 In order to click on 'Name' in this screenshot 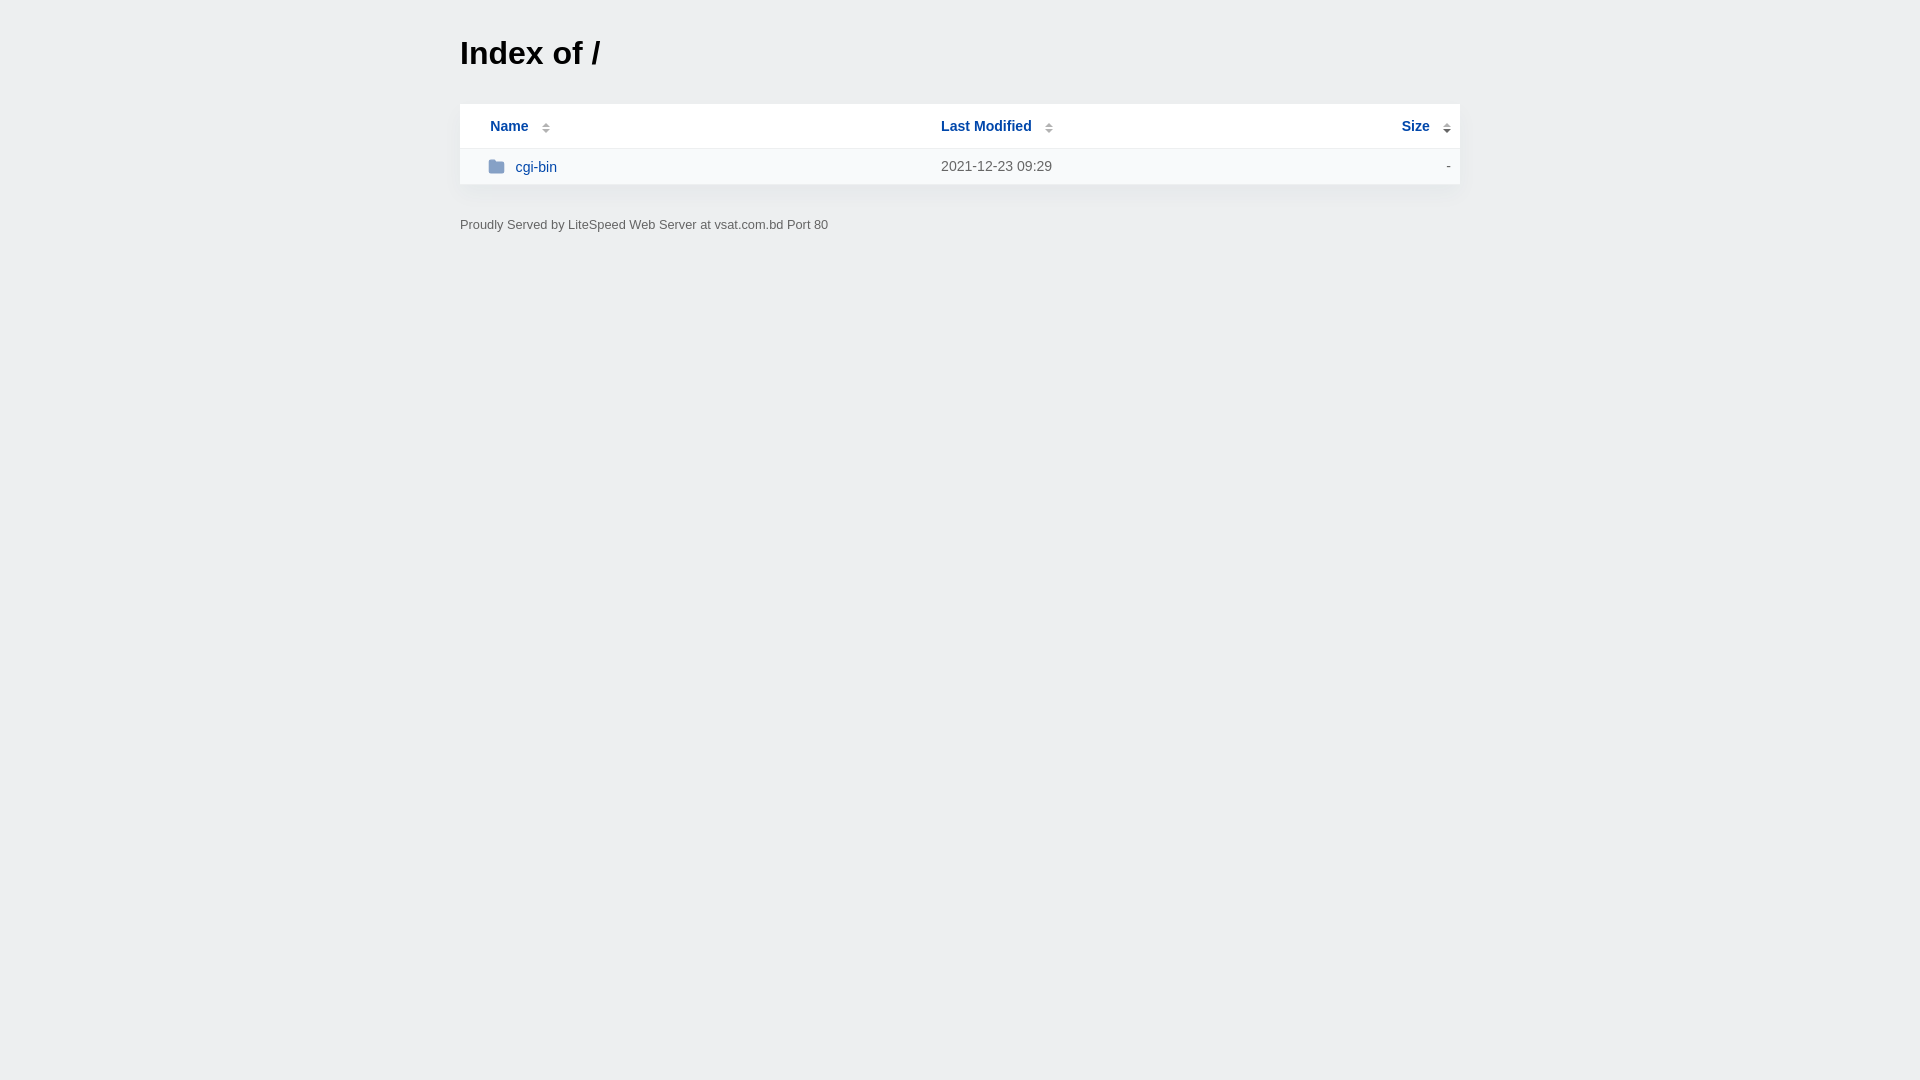, I will do `click(508, 126)`.